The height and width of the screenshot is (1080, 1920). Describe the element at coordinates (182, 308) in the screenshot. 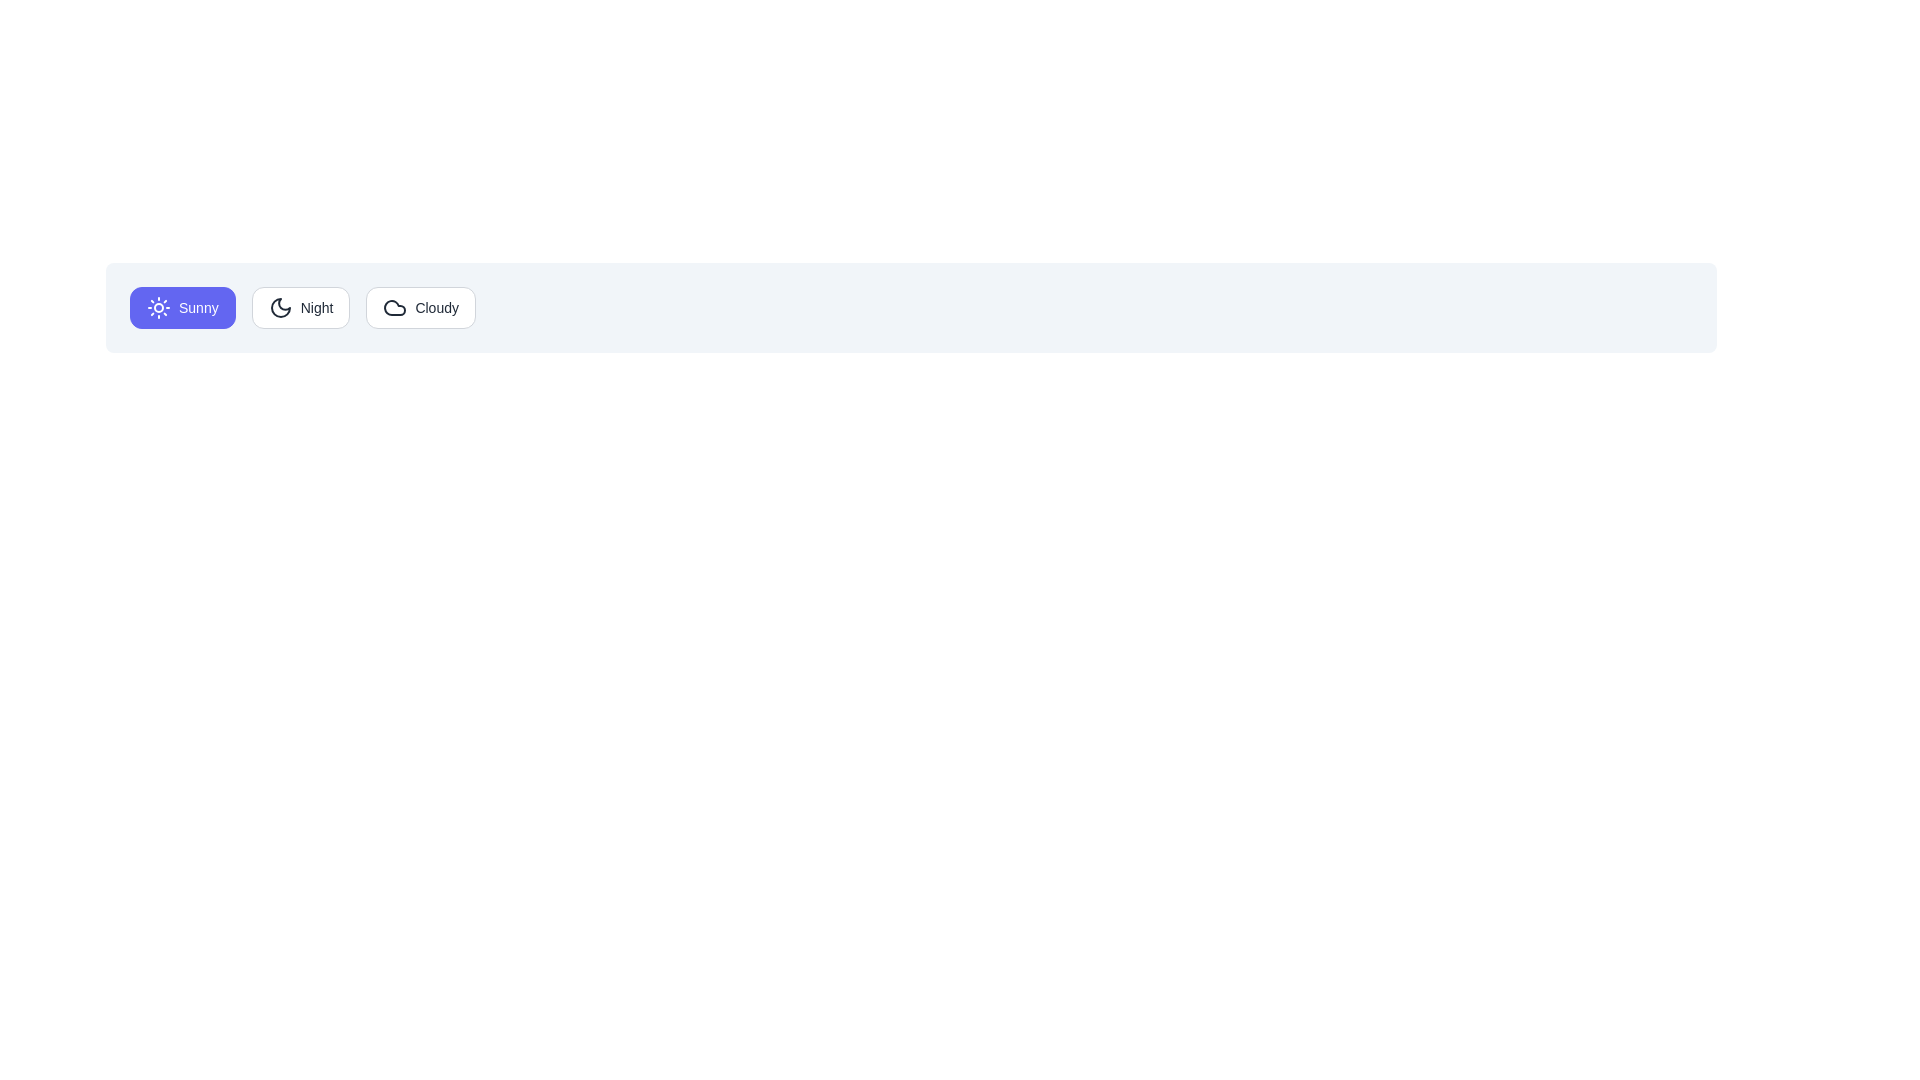

I see `the Sunny button to observe its hover state` at that location.